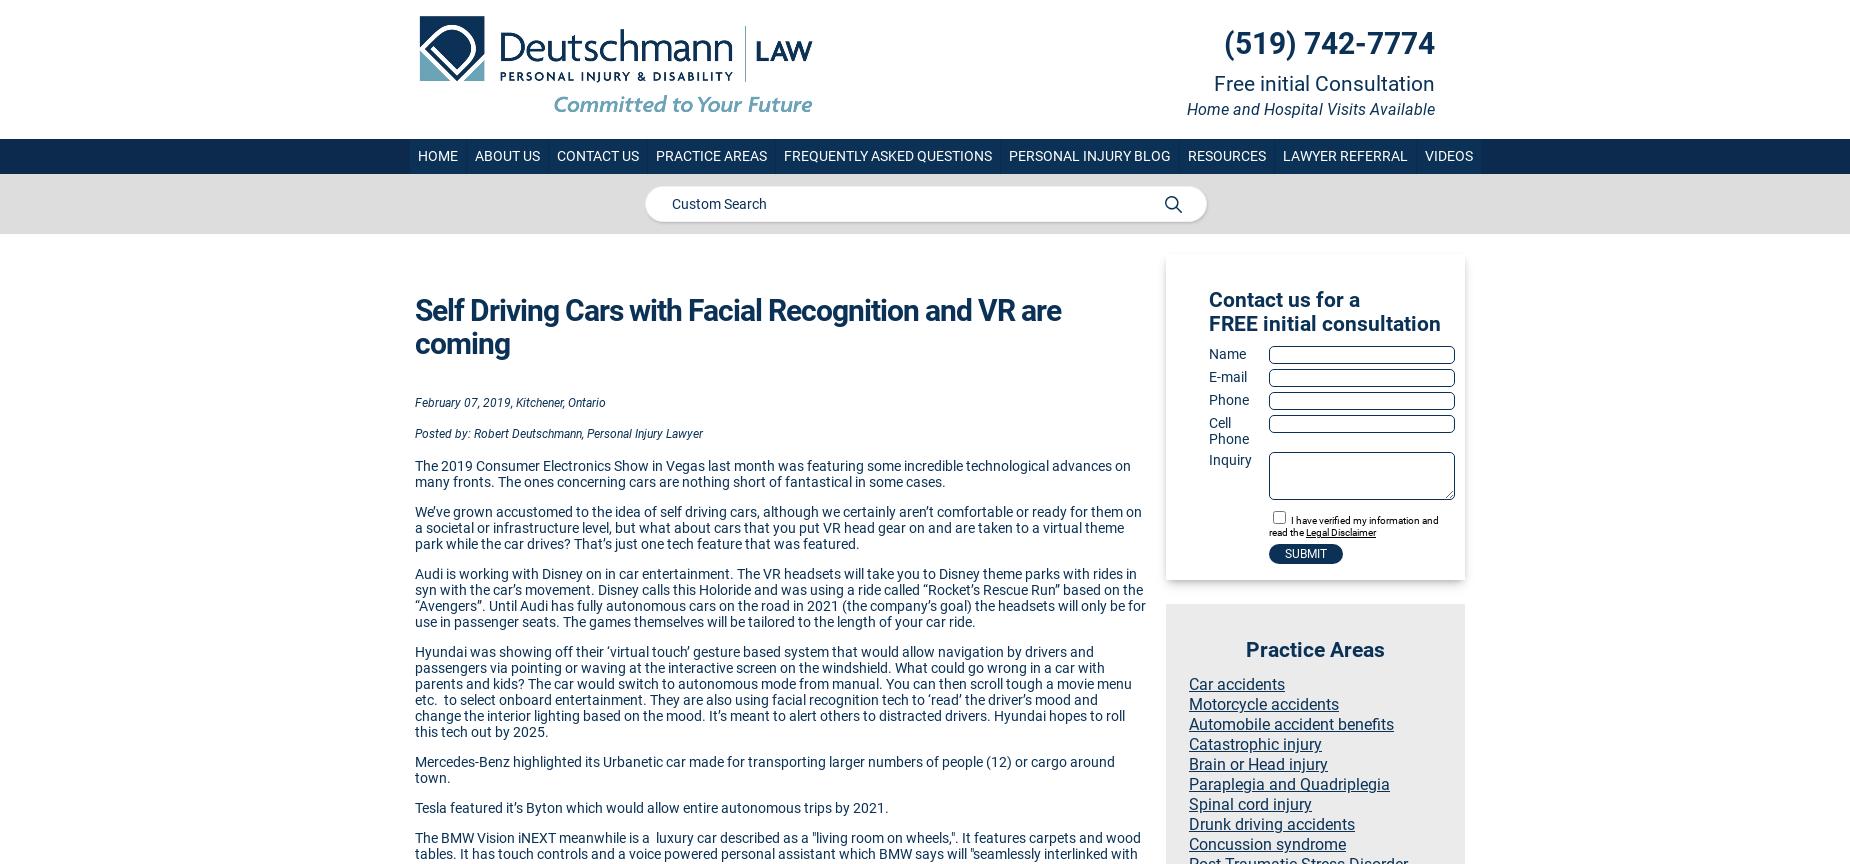 This screenshot has width=1850, height=864. Describe the element at coordinates (1232, 324) in the screenshot. I see `'free'` at that location.